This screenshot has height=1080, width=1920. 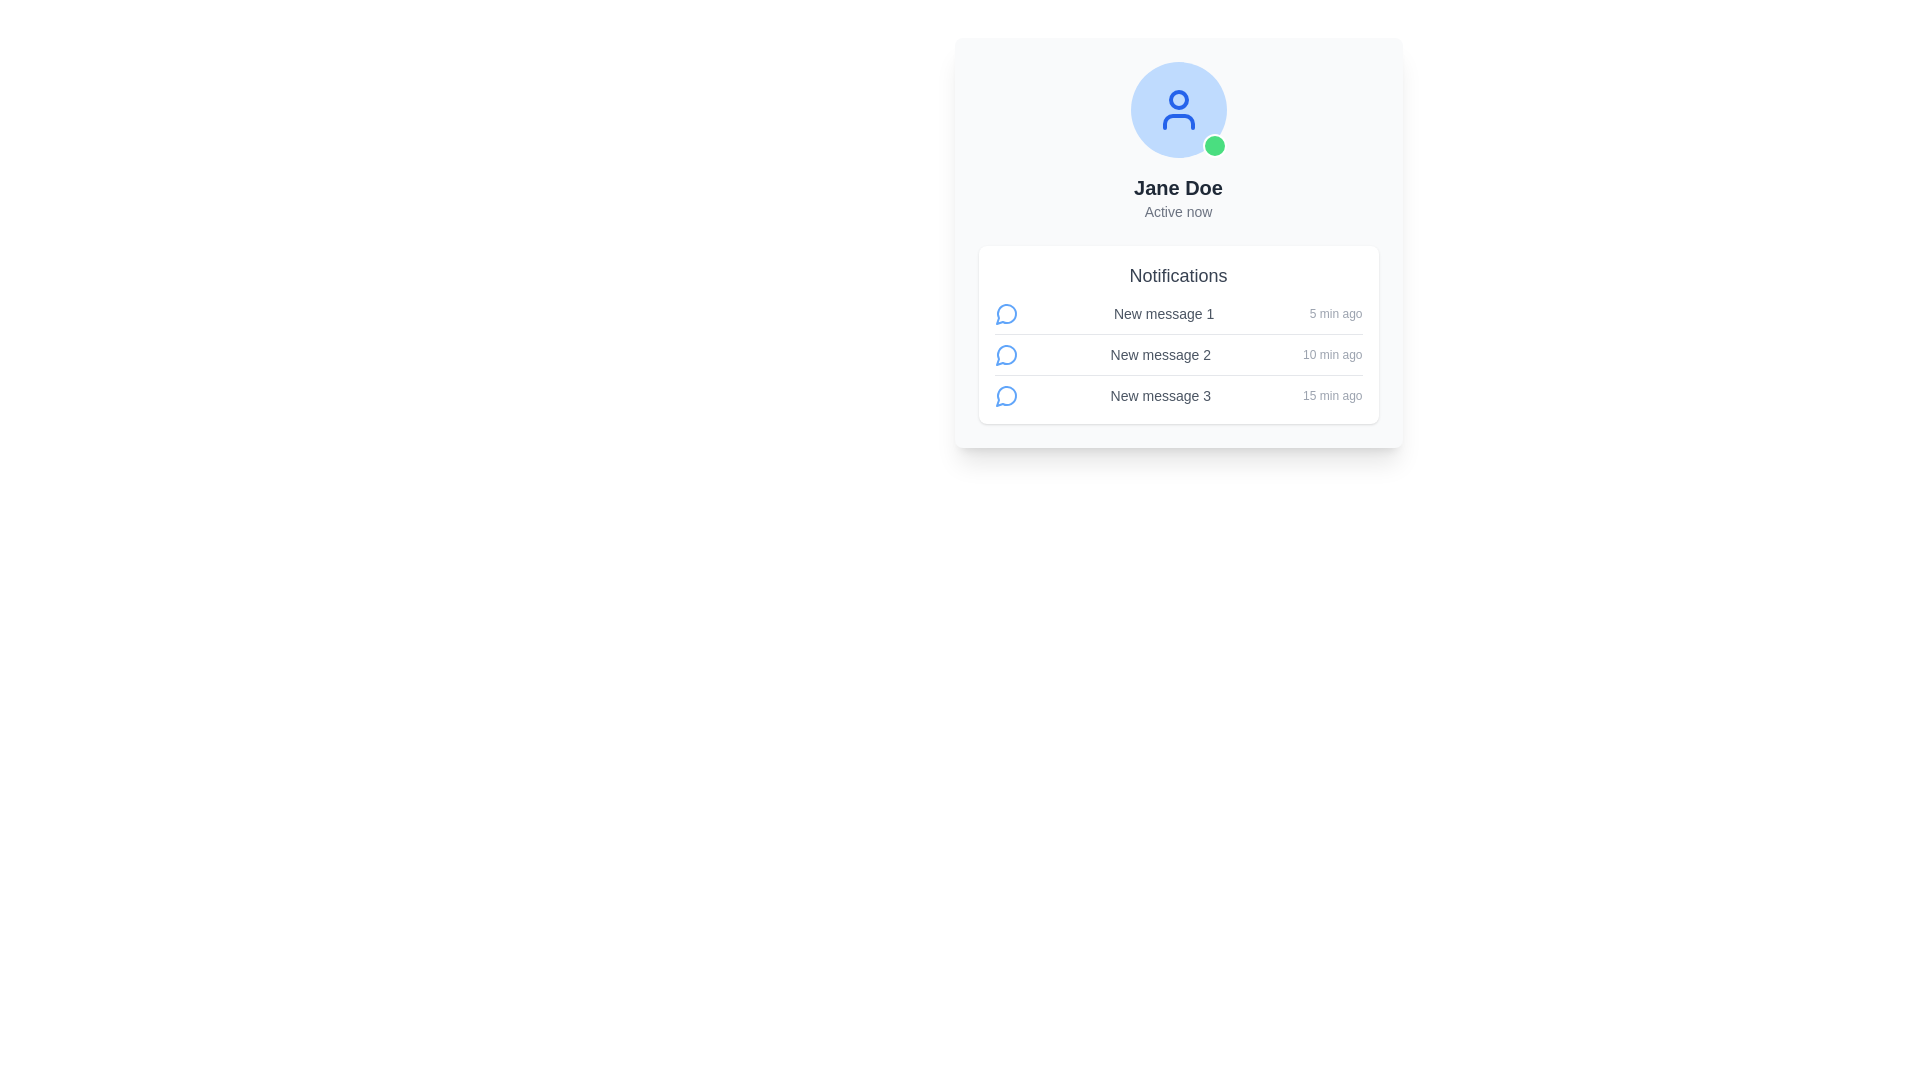 I want to click on the status represented by the Status Indicator located at the bottom-right corner of the profile icon, so click(x=1213, y=145).